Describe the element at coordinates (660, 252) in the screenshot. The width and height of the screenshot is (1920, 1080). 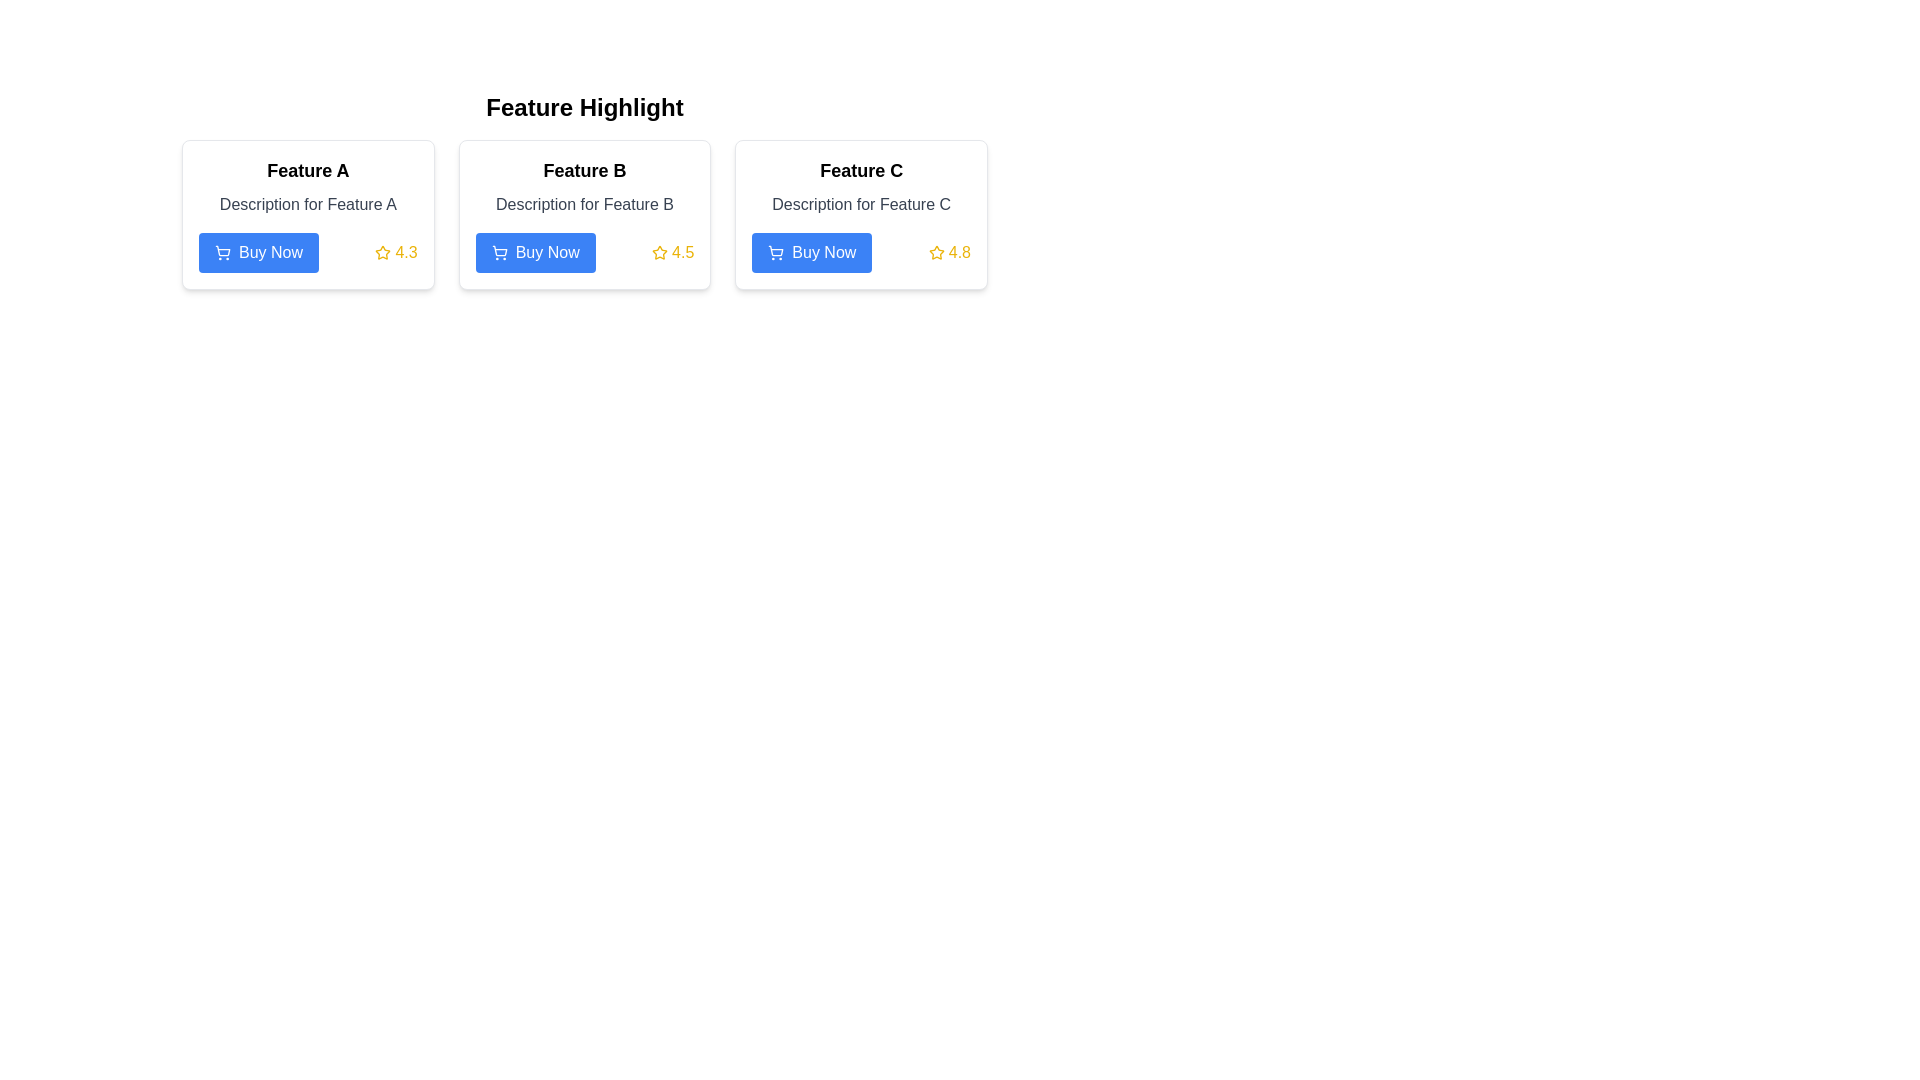
I see `the yellow star icon that serves as a rating indicator located in the Feature B section, positioned to the right of the 'Buy Now' button and to the left of the text '4.5'` at that location.